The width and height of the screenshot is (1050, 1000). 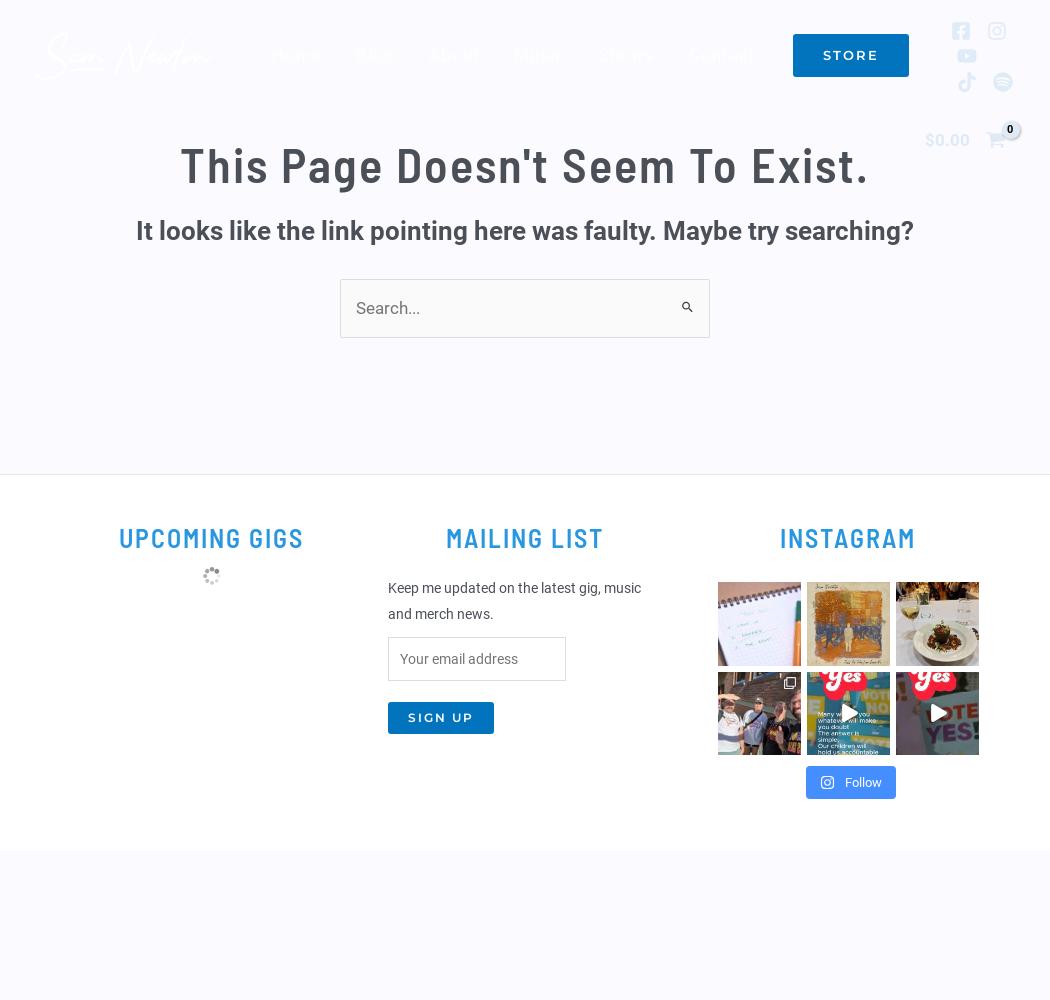 I want to click on 'This page doesn't seem to exist.', so click(x=179, y=164).